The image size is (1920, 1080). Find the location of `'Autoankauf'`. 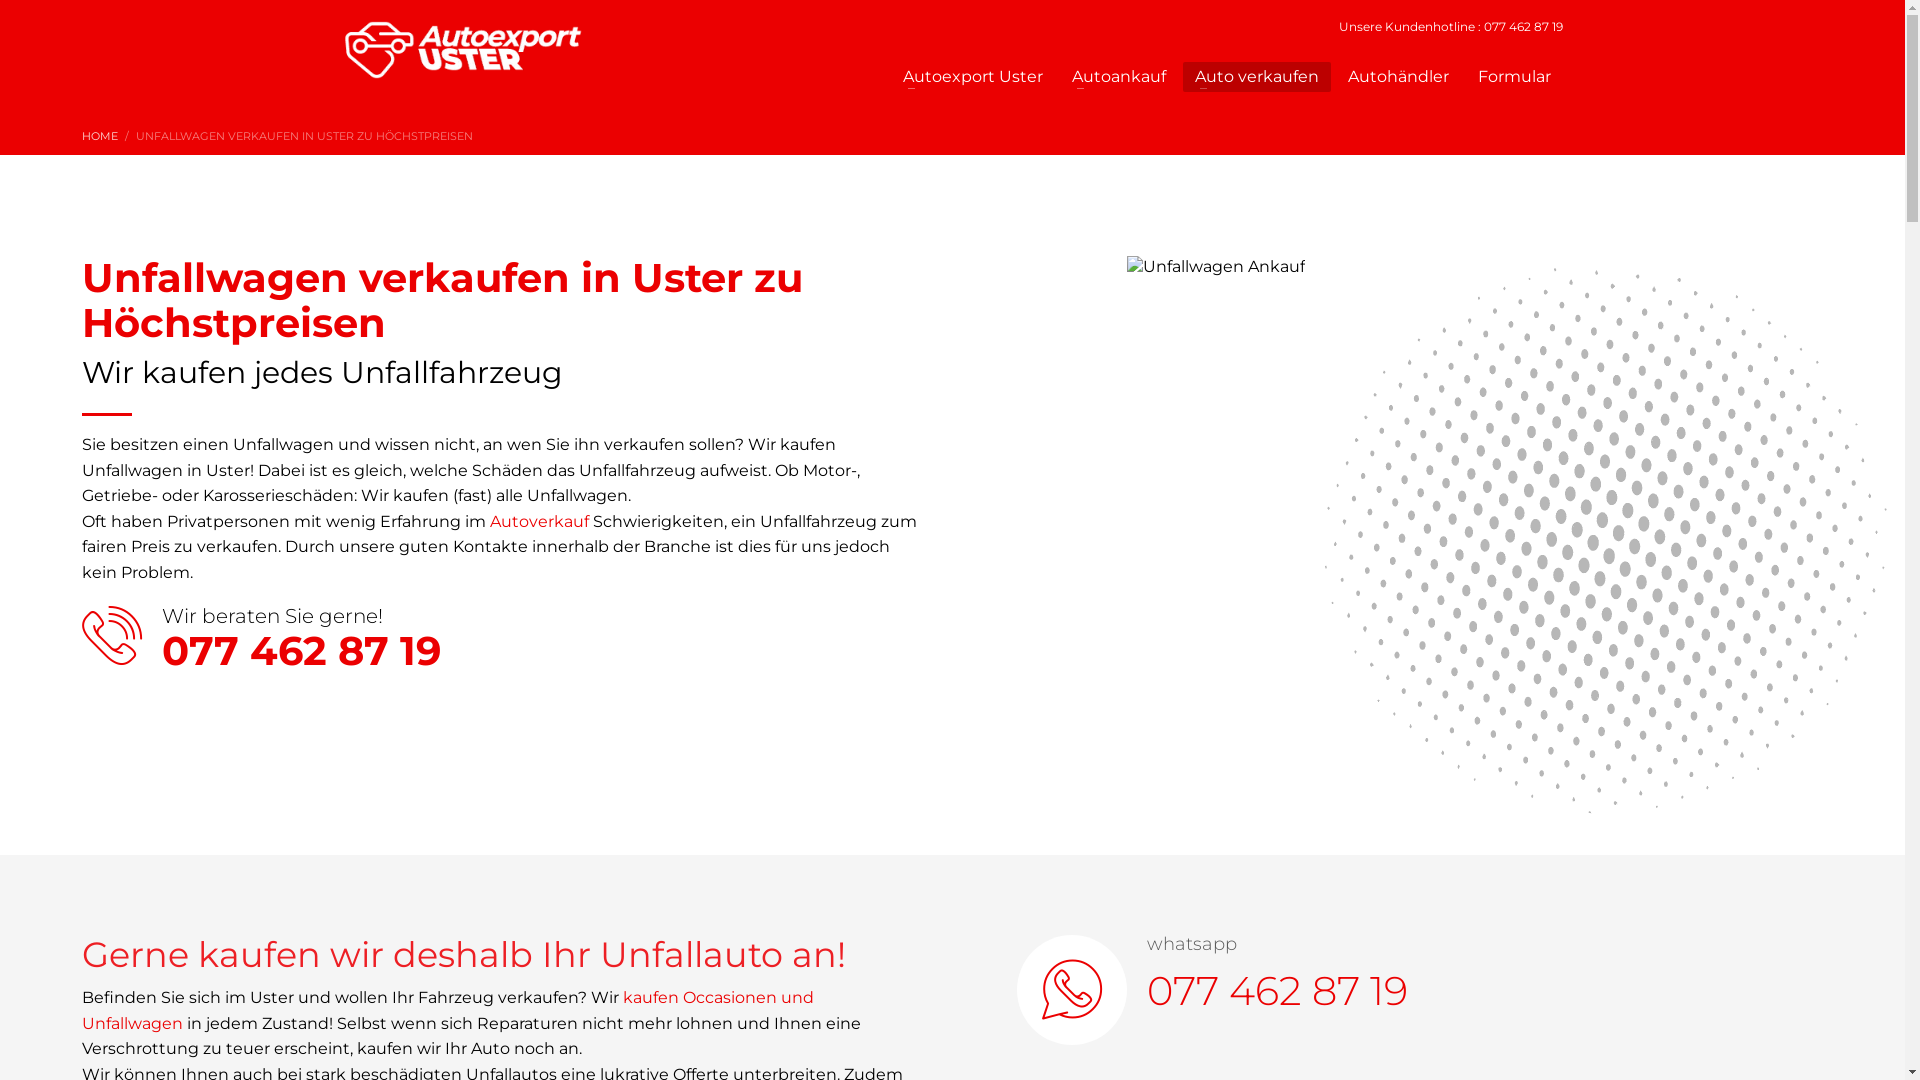

'Autoankauf' is located at coordinates (1059, 76).